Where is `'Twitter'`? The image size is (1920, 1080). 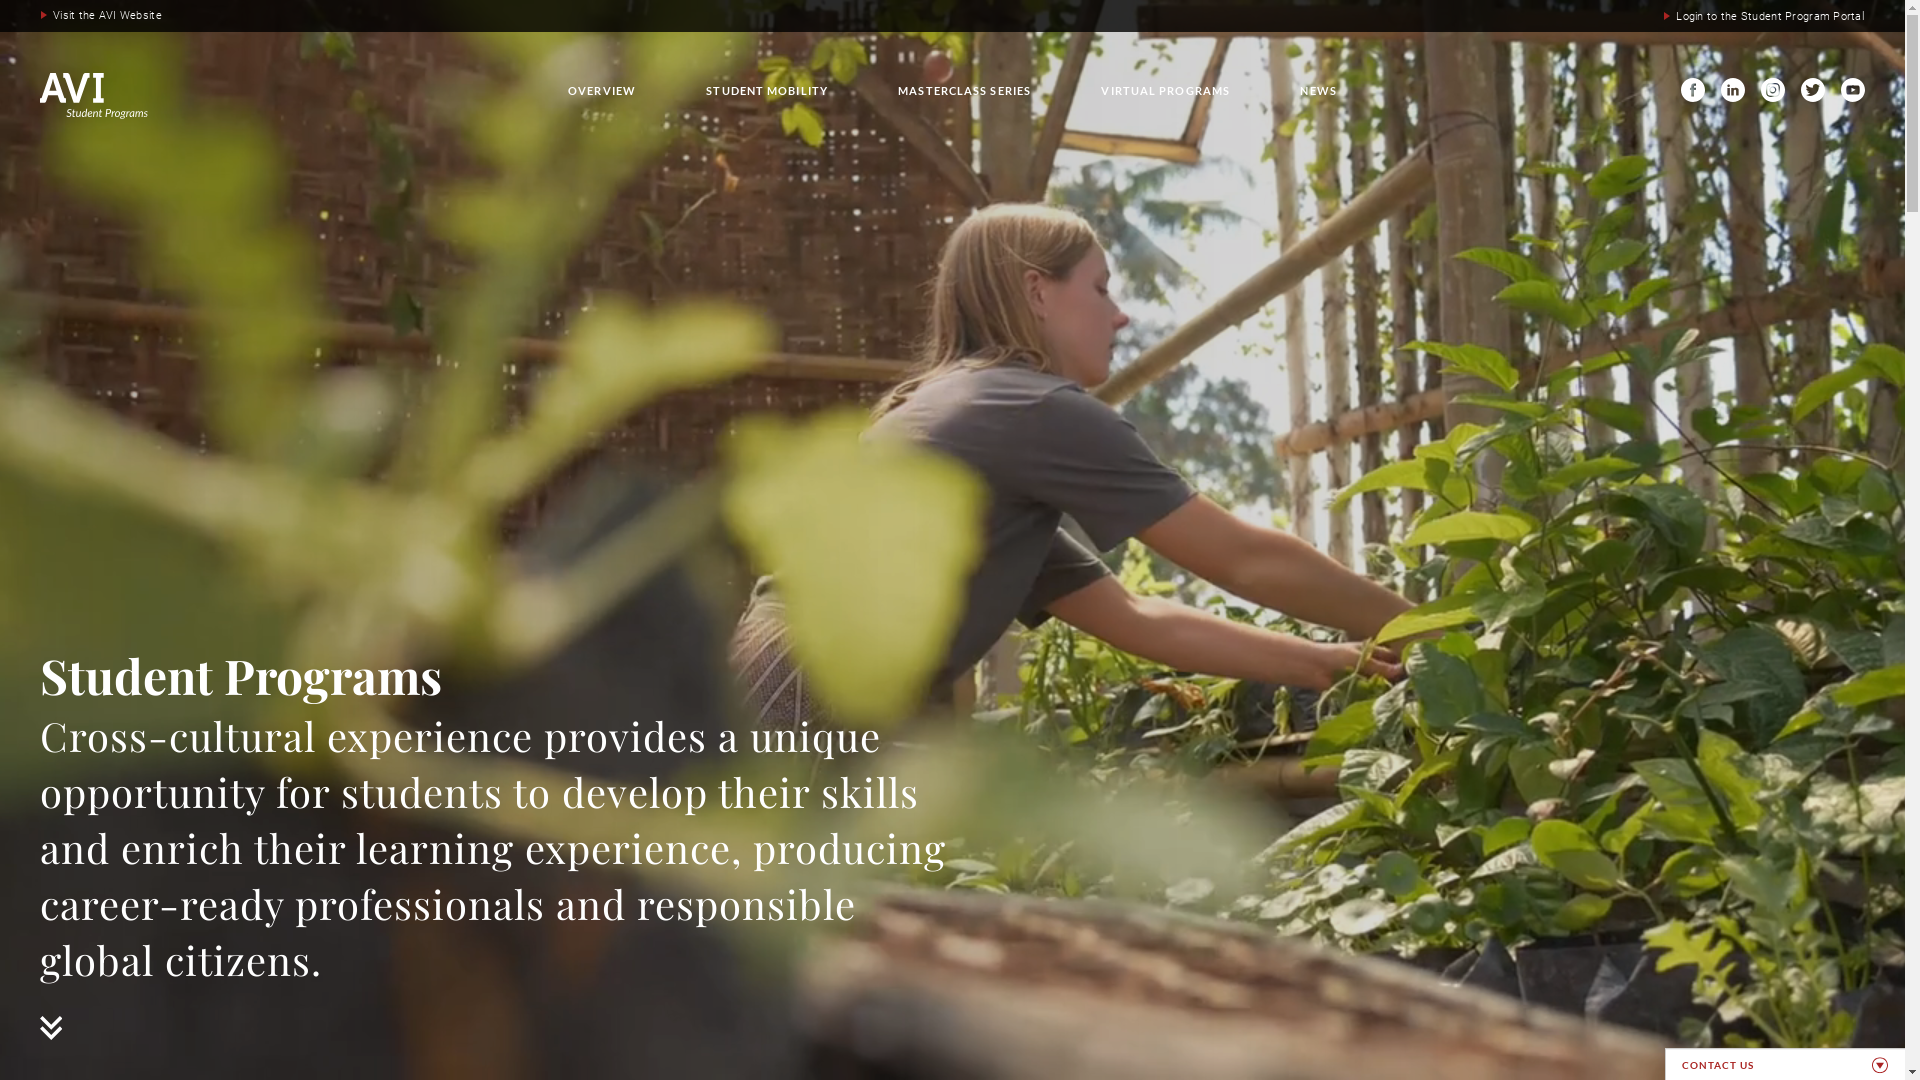 'Twitter' is located at coordinates (1813, 88).